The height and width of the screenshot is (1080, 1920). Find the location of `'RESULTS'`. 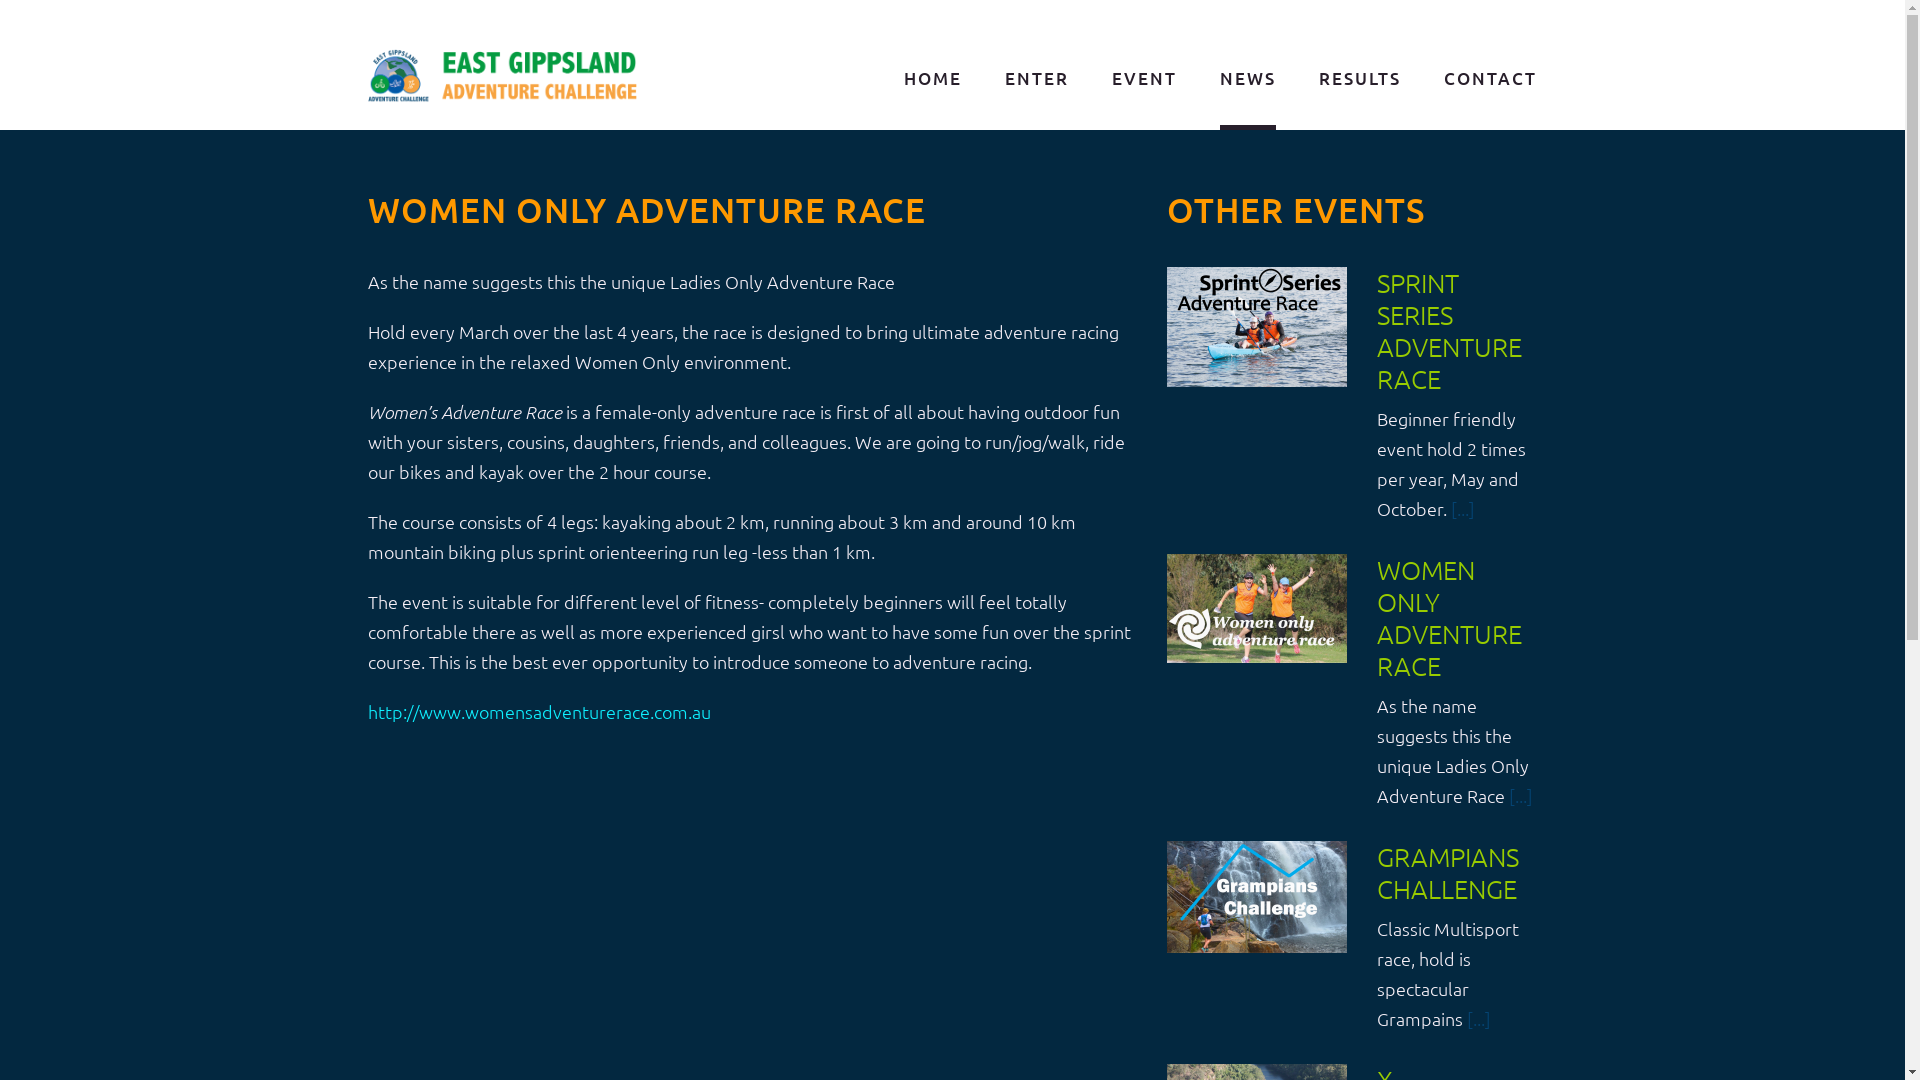

'RESULTS' is located at coordinates (1359, 79).